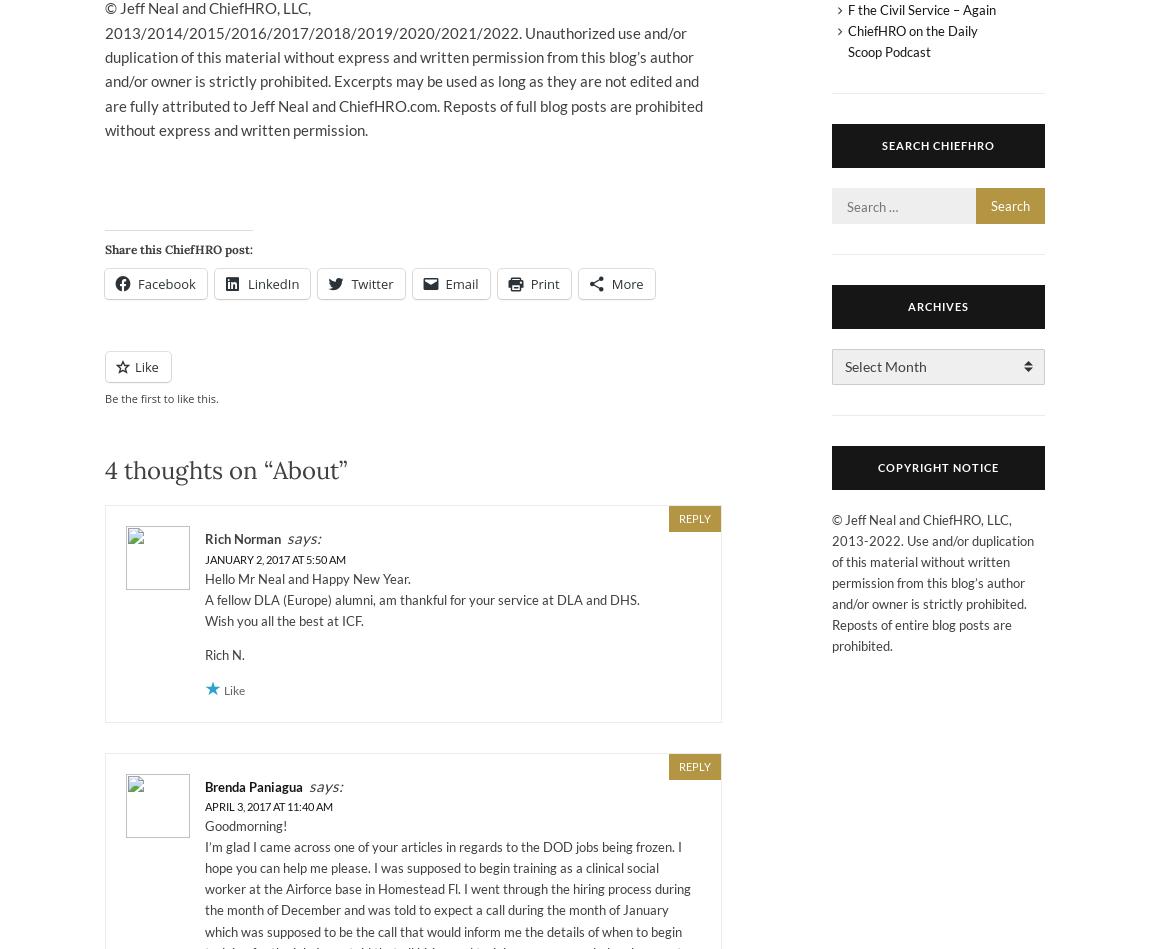 This screenshot has width=1150, height=949. What do you see at coordinates (241, 538) in the screenshot?
I see `'Rich Norman'` at bounding box center [241, 538].